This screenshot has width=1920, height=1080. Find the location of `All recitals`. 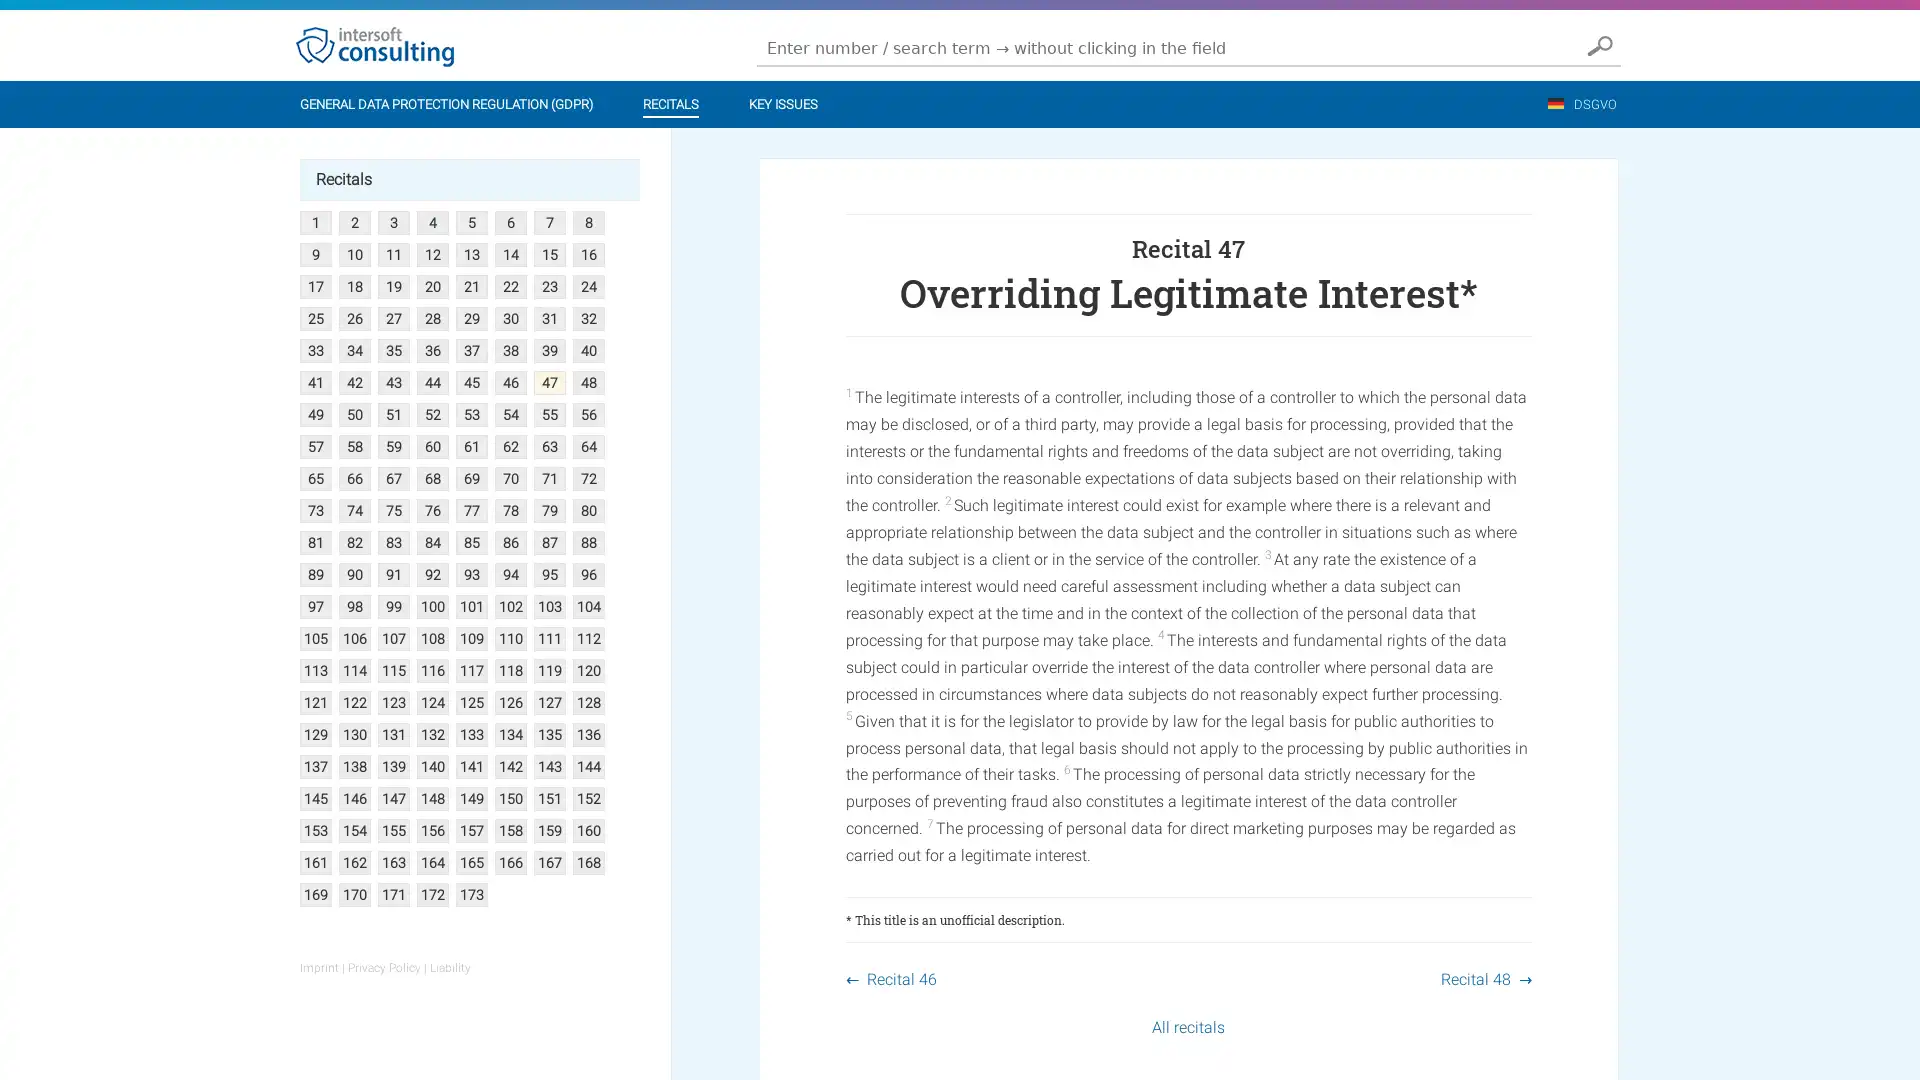

All recitals is located at coordinates (1188, 1037).